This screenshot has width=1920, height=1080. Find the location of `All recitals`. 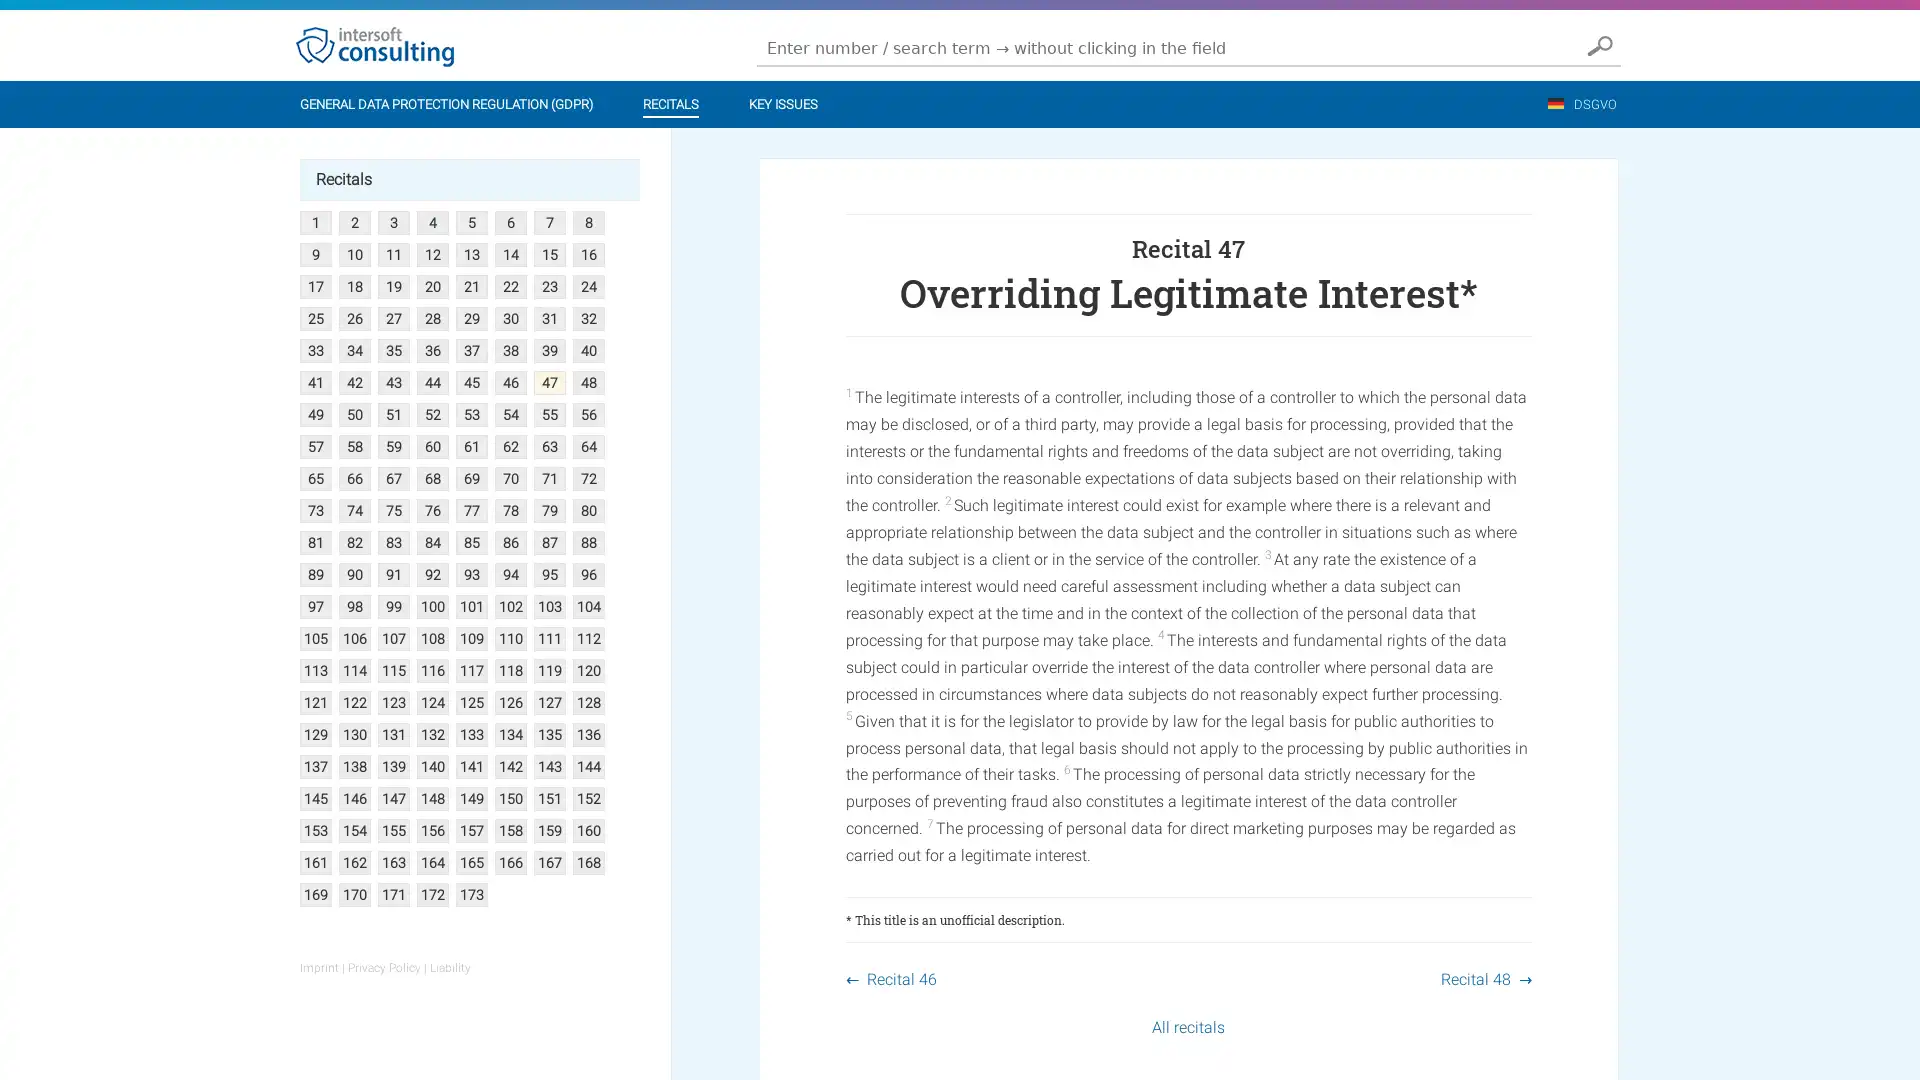

All recitals is located at coordinates (1188, 1037).